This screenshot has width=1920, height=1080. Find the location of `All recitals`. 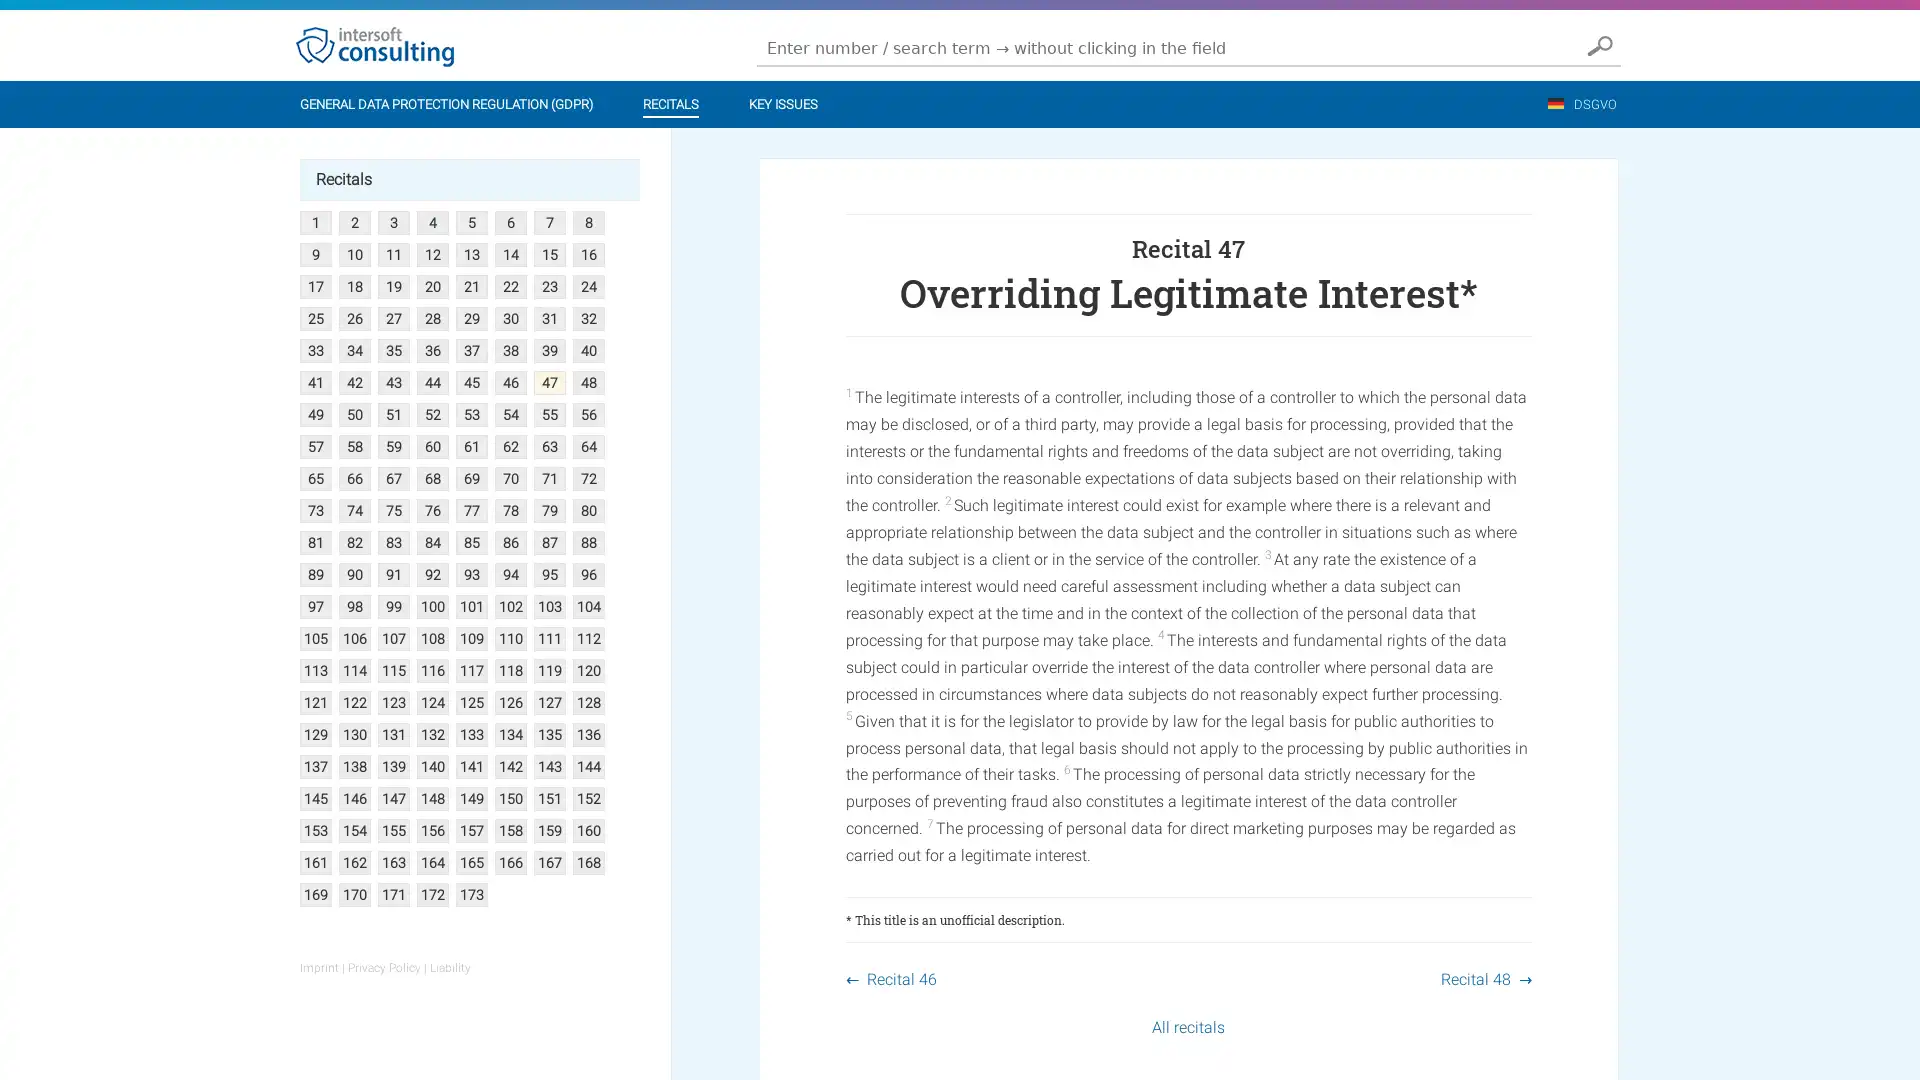

All recitals is located at coordinates (1188, 1037).